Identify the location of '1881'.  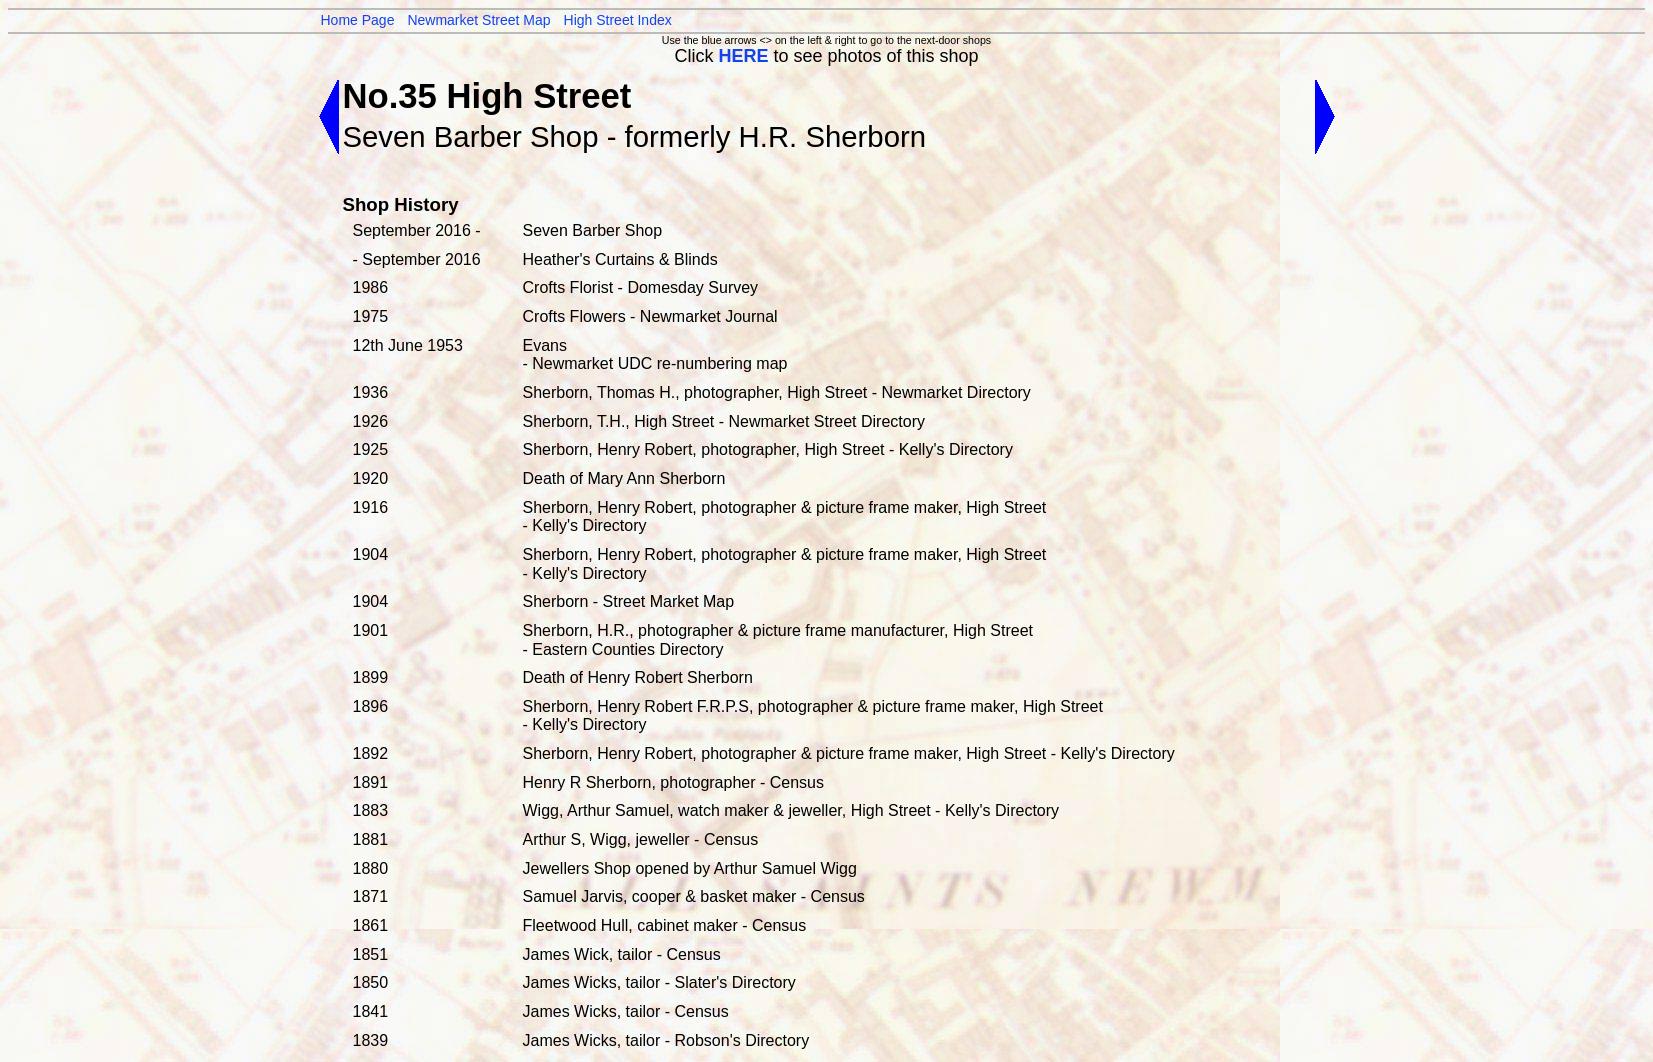
(350, 838).